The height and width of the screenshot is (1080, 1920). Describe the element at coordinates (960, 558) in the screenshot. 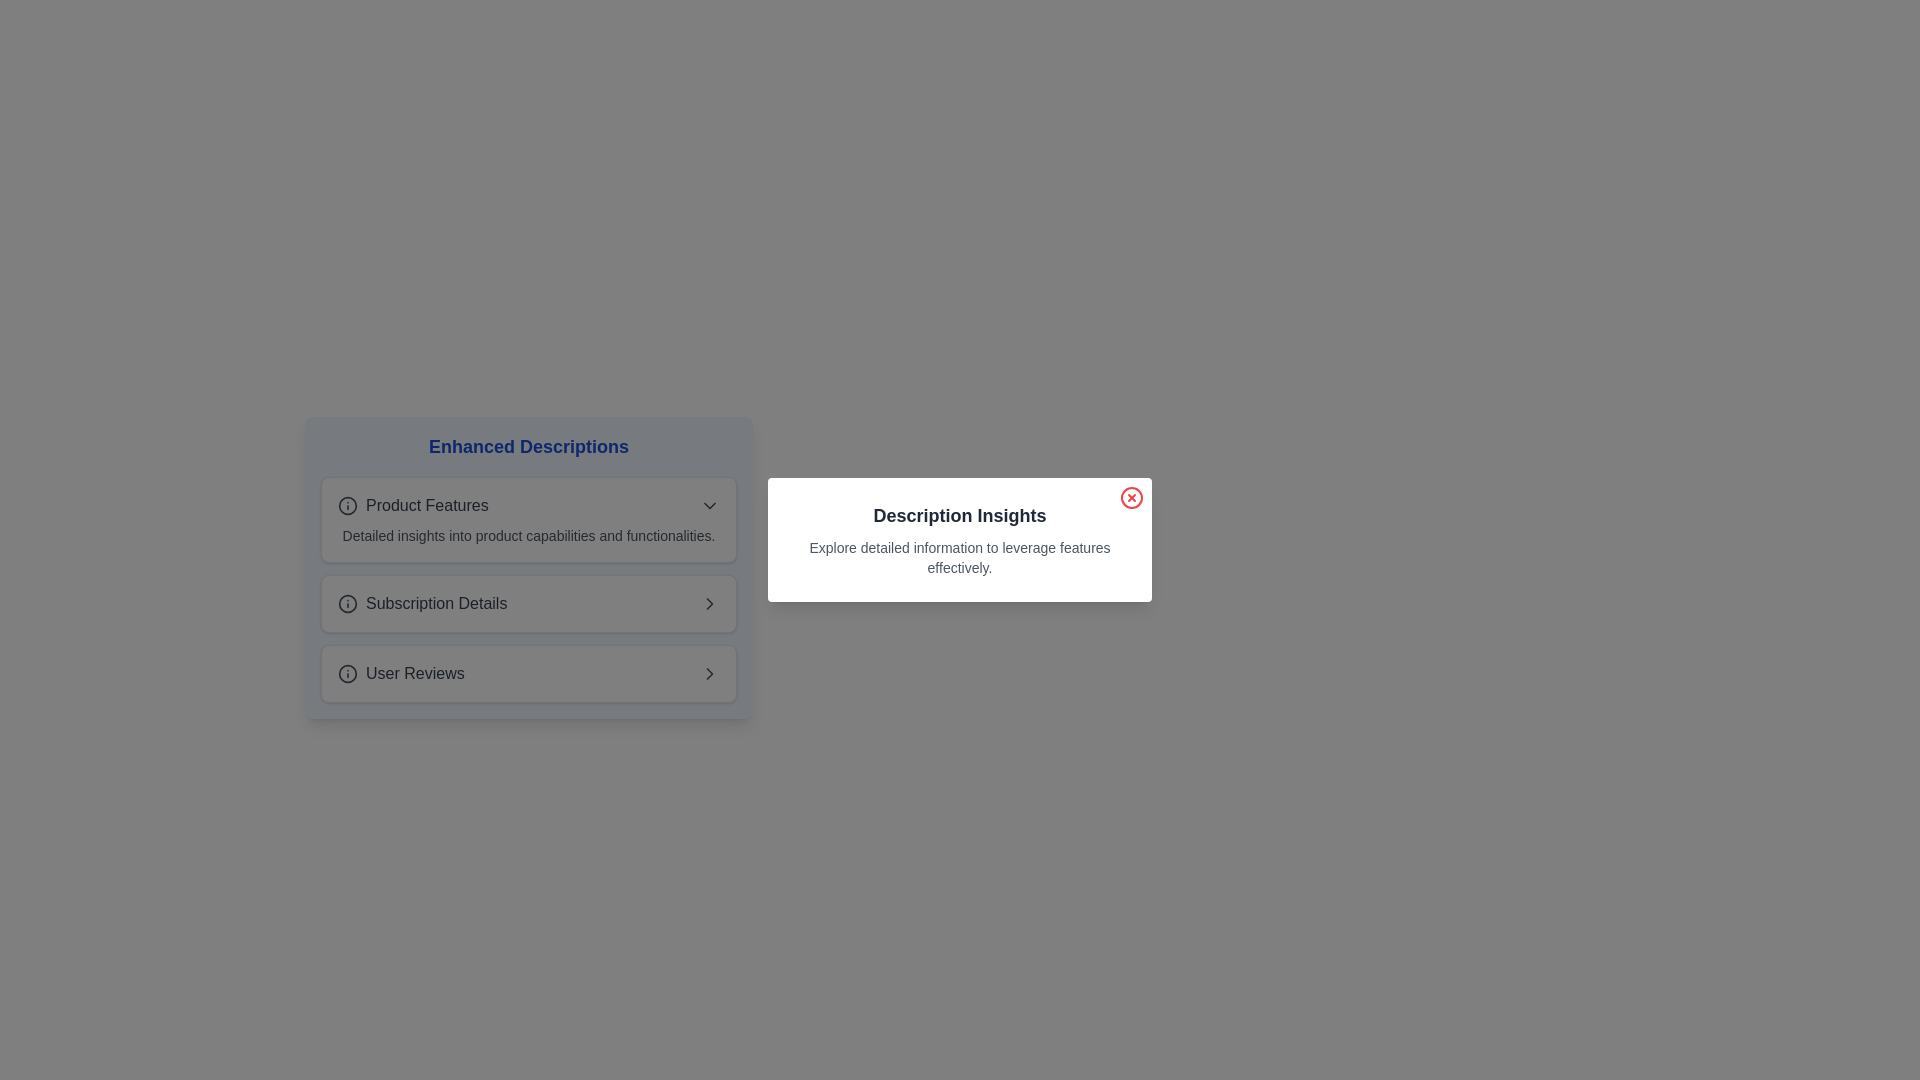

I see `text label providing supplementary information located directly beneath the heading 'Description Insights'` at that location.